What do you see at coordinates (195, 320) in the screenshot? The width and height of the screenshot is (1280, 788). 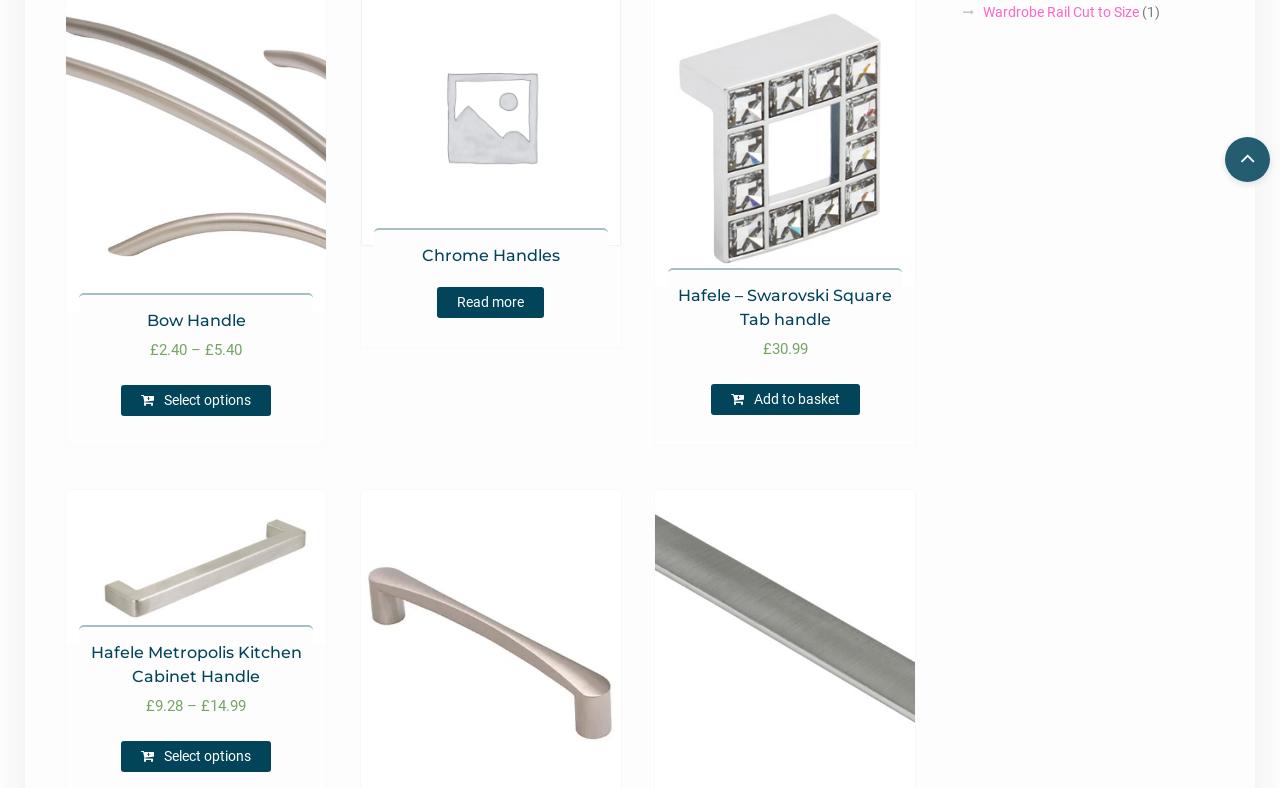 I see `'Bow Handle'` at bounding box center [195, 320].